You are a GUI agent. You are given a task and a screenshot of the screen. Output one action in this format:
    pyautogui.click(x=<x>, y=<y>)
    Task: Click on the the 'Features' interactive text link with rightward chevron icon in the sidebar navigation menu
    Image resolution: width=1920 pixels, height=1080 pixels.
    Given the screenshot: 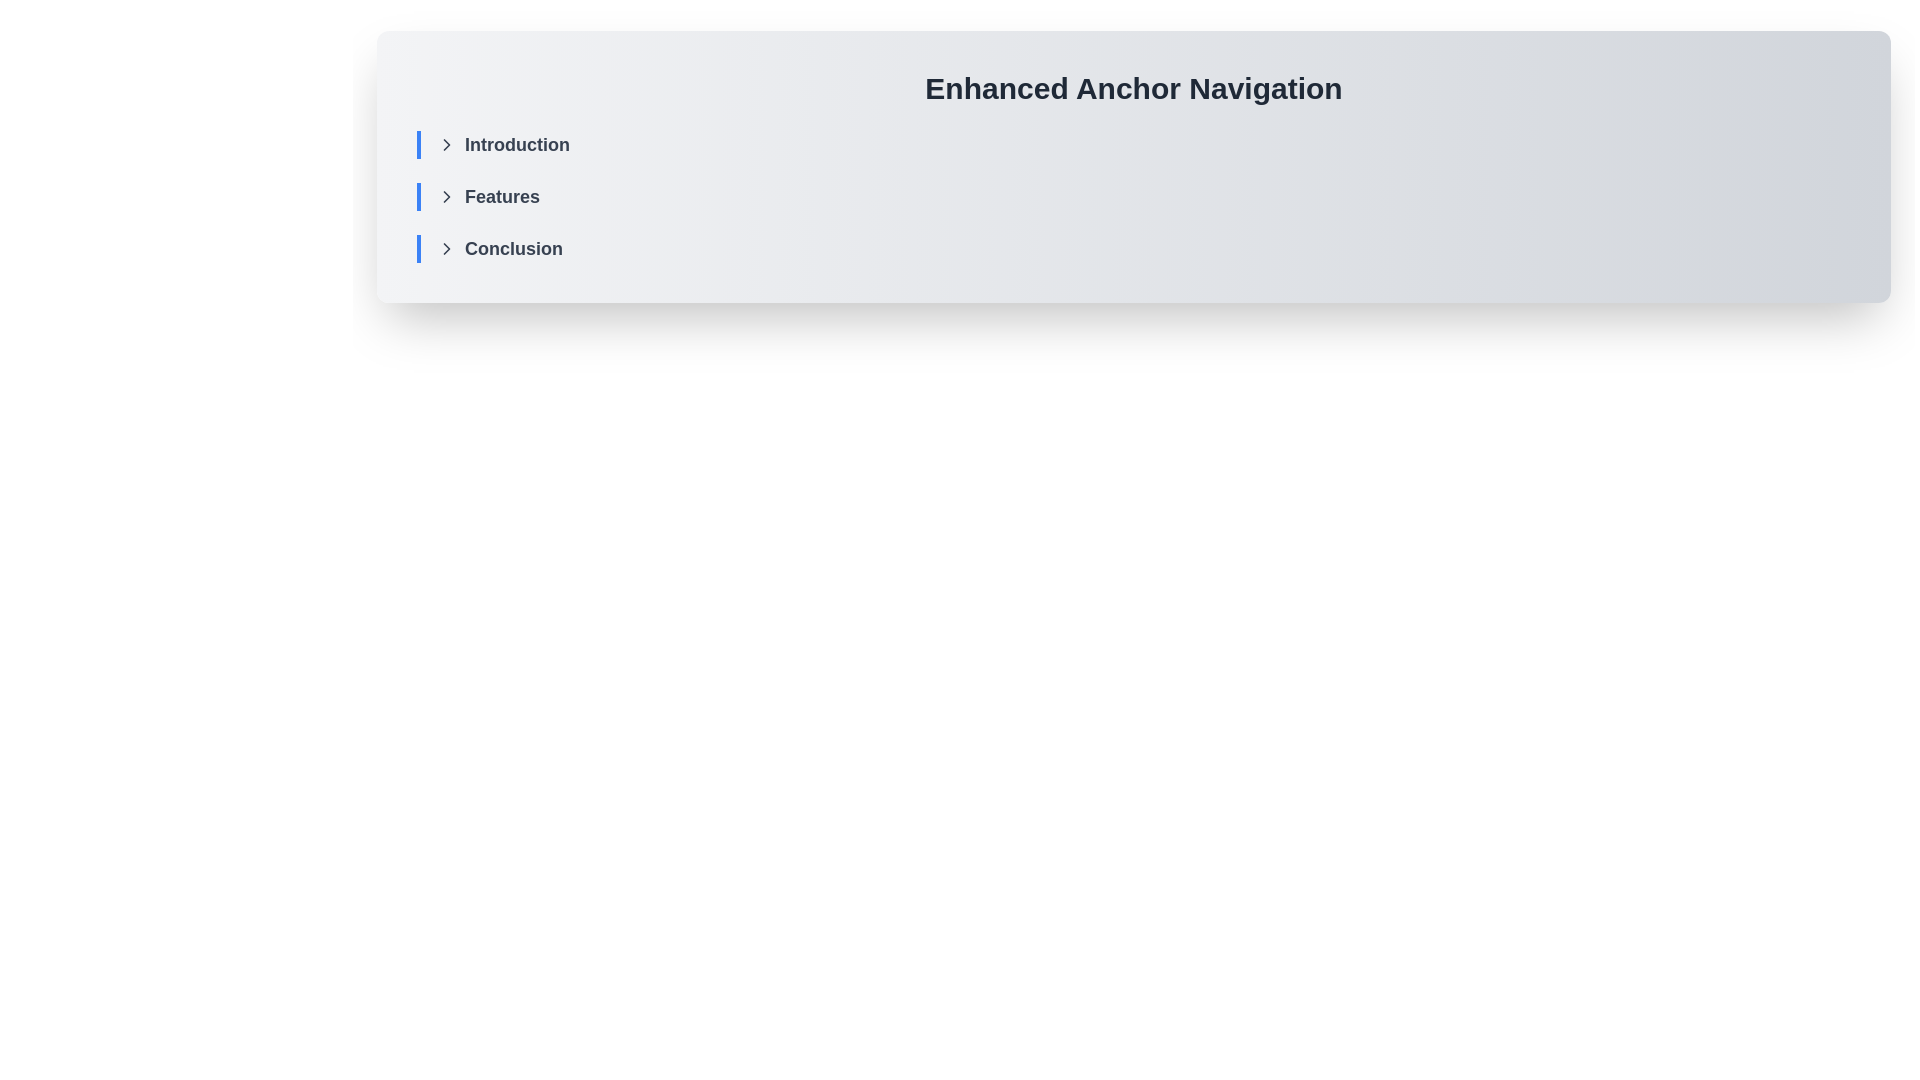 What is the action you would take?
    pyautogui.click(x=488, y=196)
    